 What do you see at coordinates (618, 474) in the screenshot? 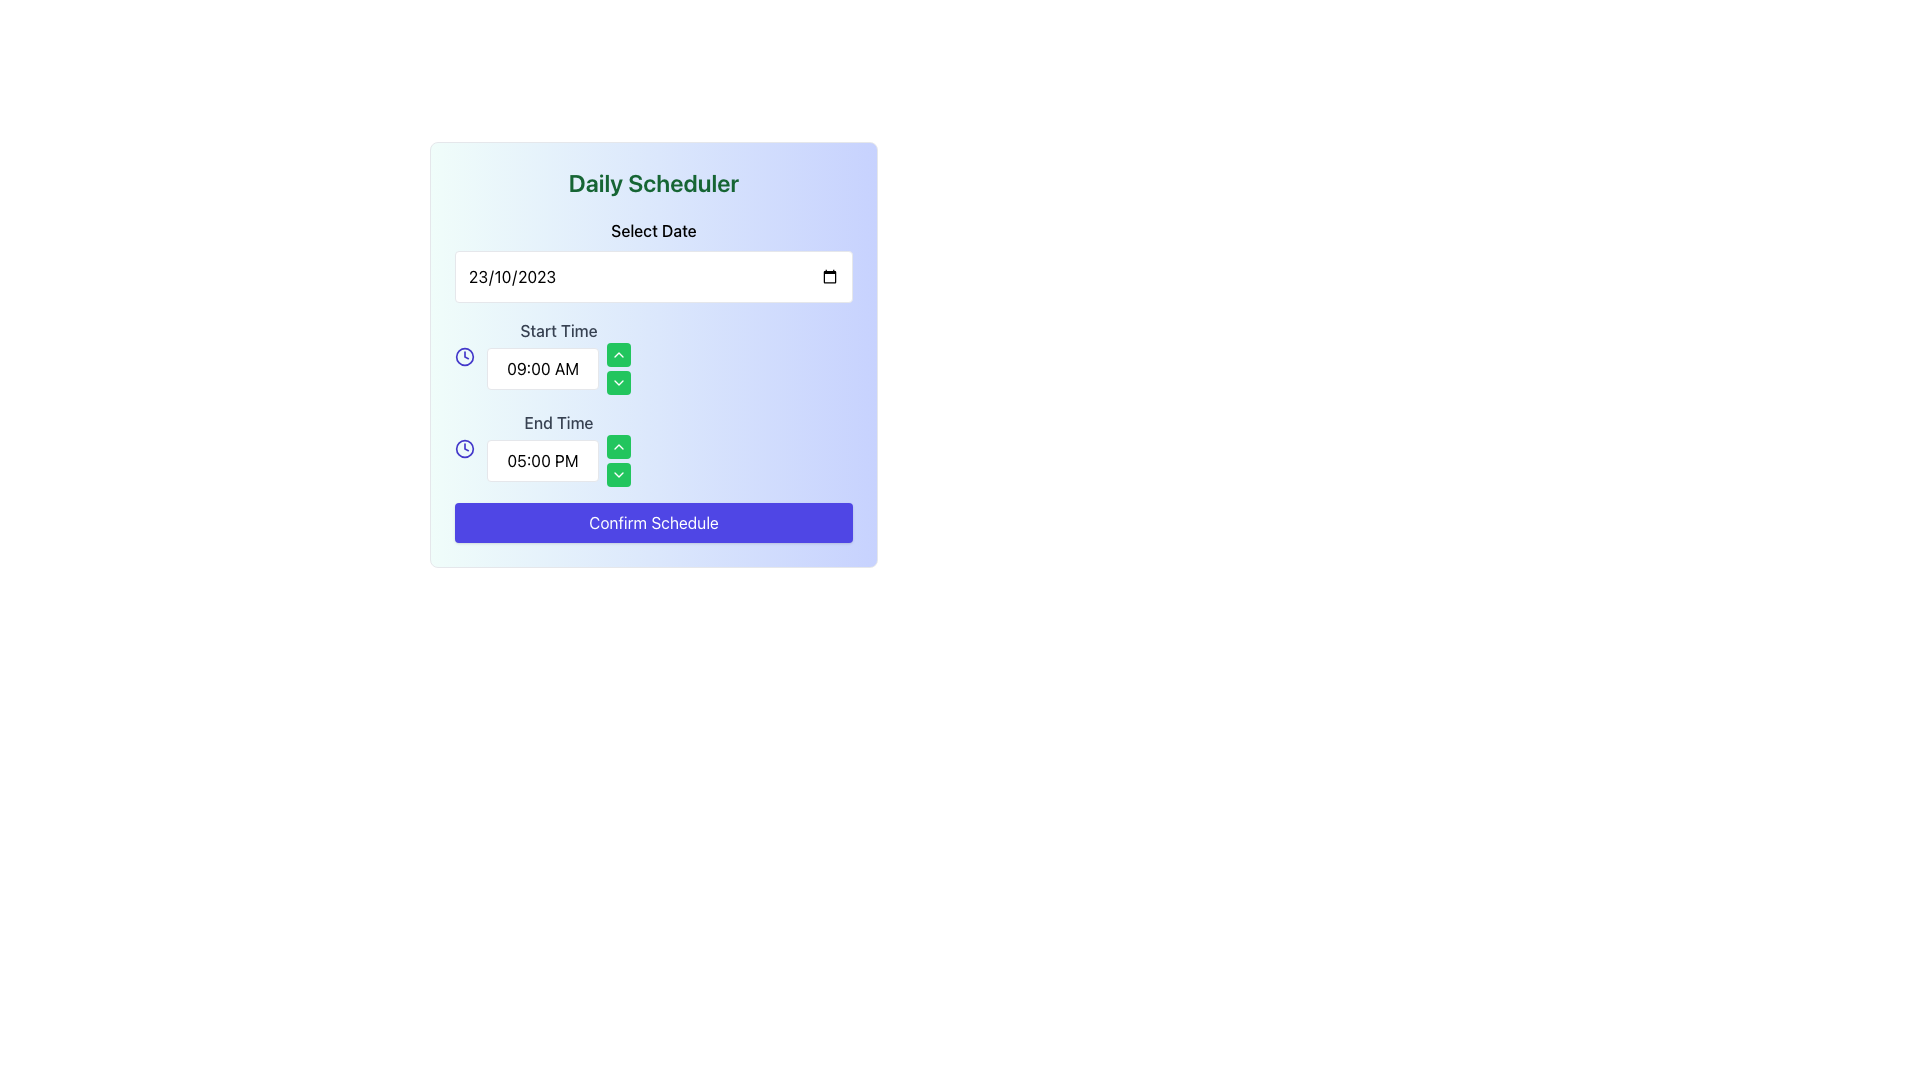
I see `the small green button with a downward-pointing chevron arrow icon to decrease the time in the 'End Time' input group, located to the right of the '05:00 PM' time field` at bounding box center [618, 474].